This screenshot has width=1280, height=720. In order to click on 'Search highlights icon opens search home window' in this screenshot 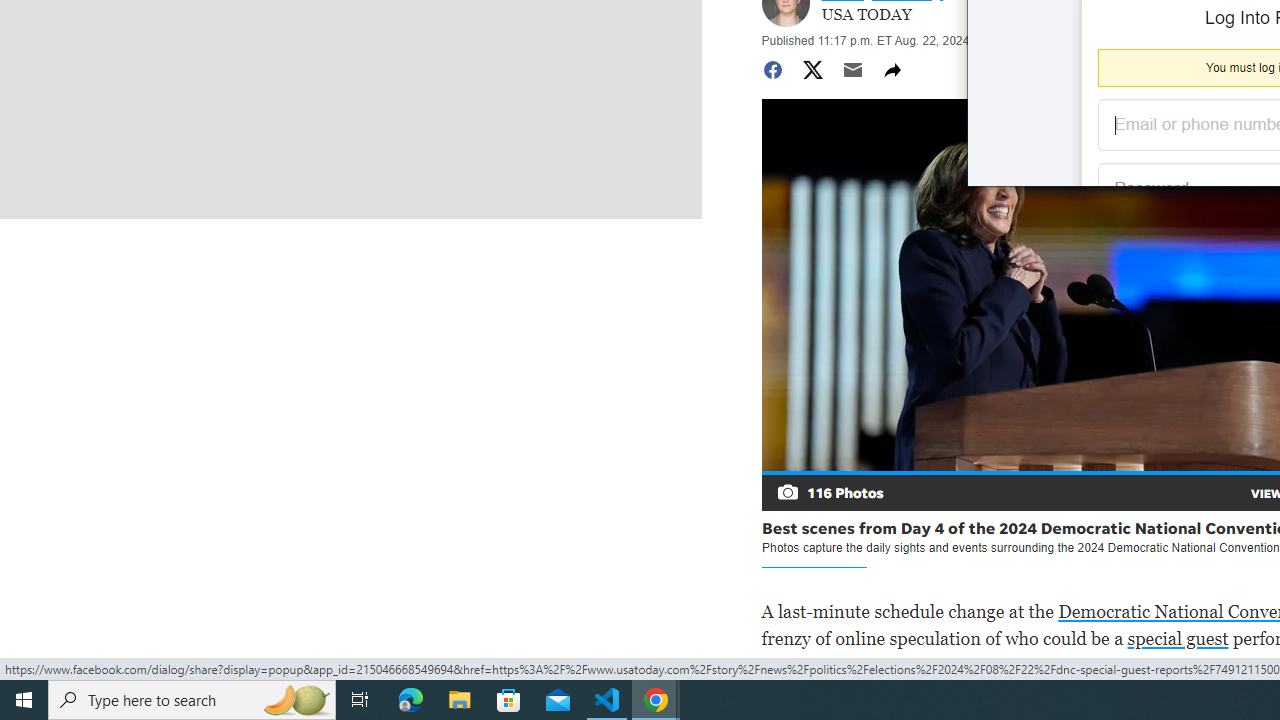, I will do `click(294, 698)`.